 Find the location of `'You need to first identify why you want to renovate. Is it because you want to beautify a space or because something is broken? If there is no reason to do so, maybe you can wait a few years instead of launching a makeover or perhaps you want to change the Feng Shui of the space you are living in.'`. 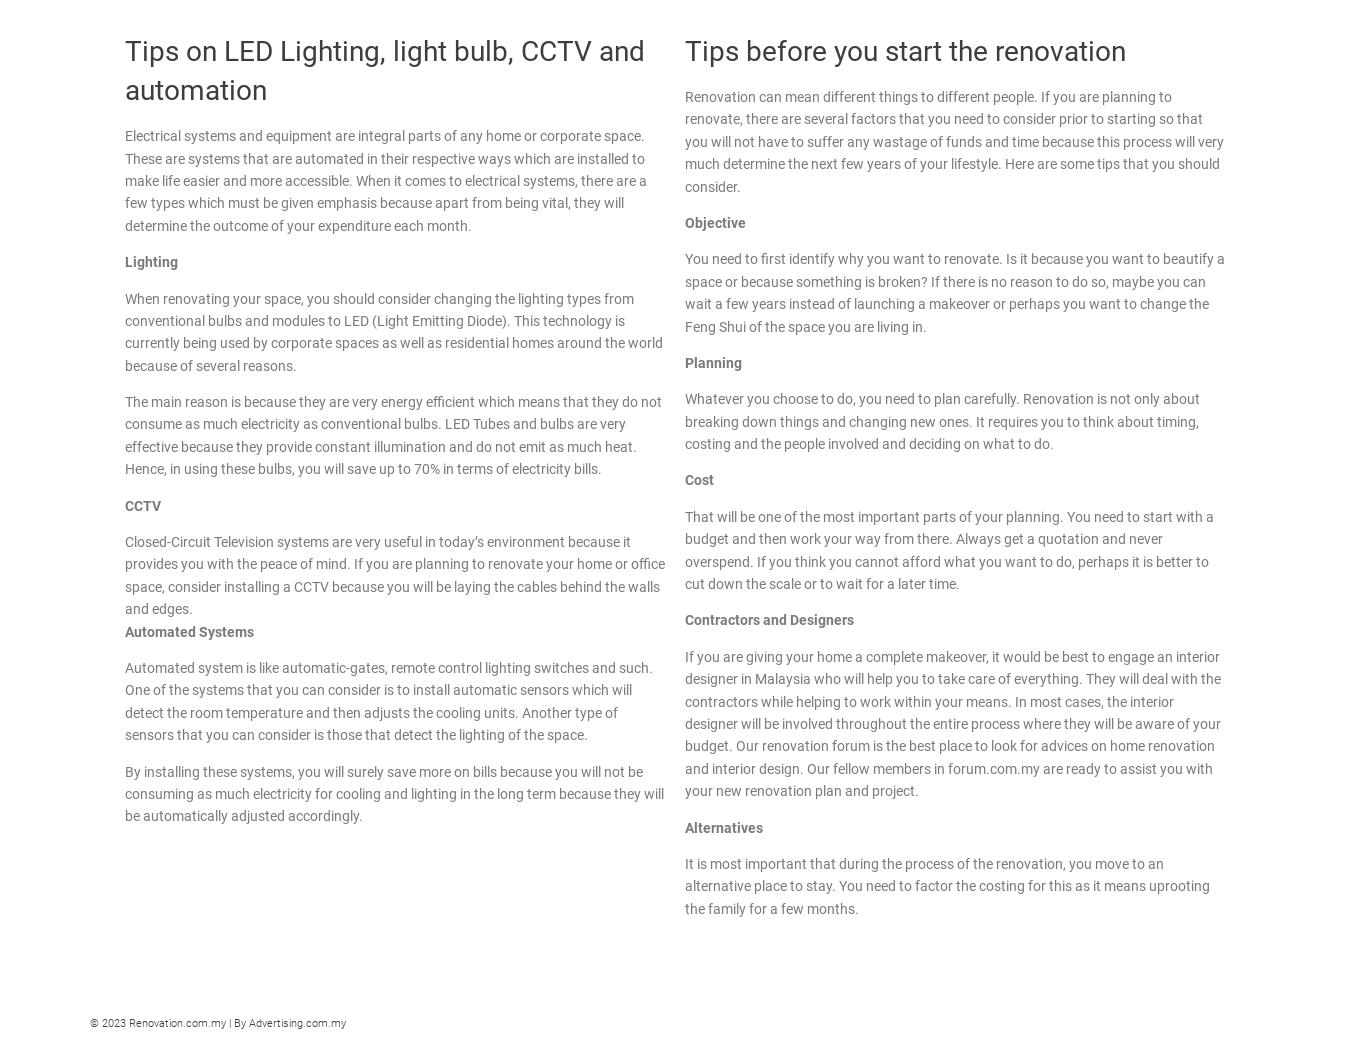

'You need to first identify why you want to renovate. Is it because you want to beautify a space or because something is broken? If there is no reason to do so, maybe you can wait a few years instead of launching a makeover or perhaps you want to change the Feng Shui of the space you are living in.' is located at coordinates (953, 291).